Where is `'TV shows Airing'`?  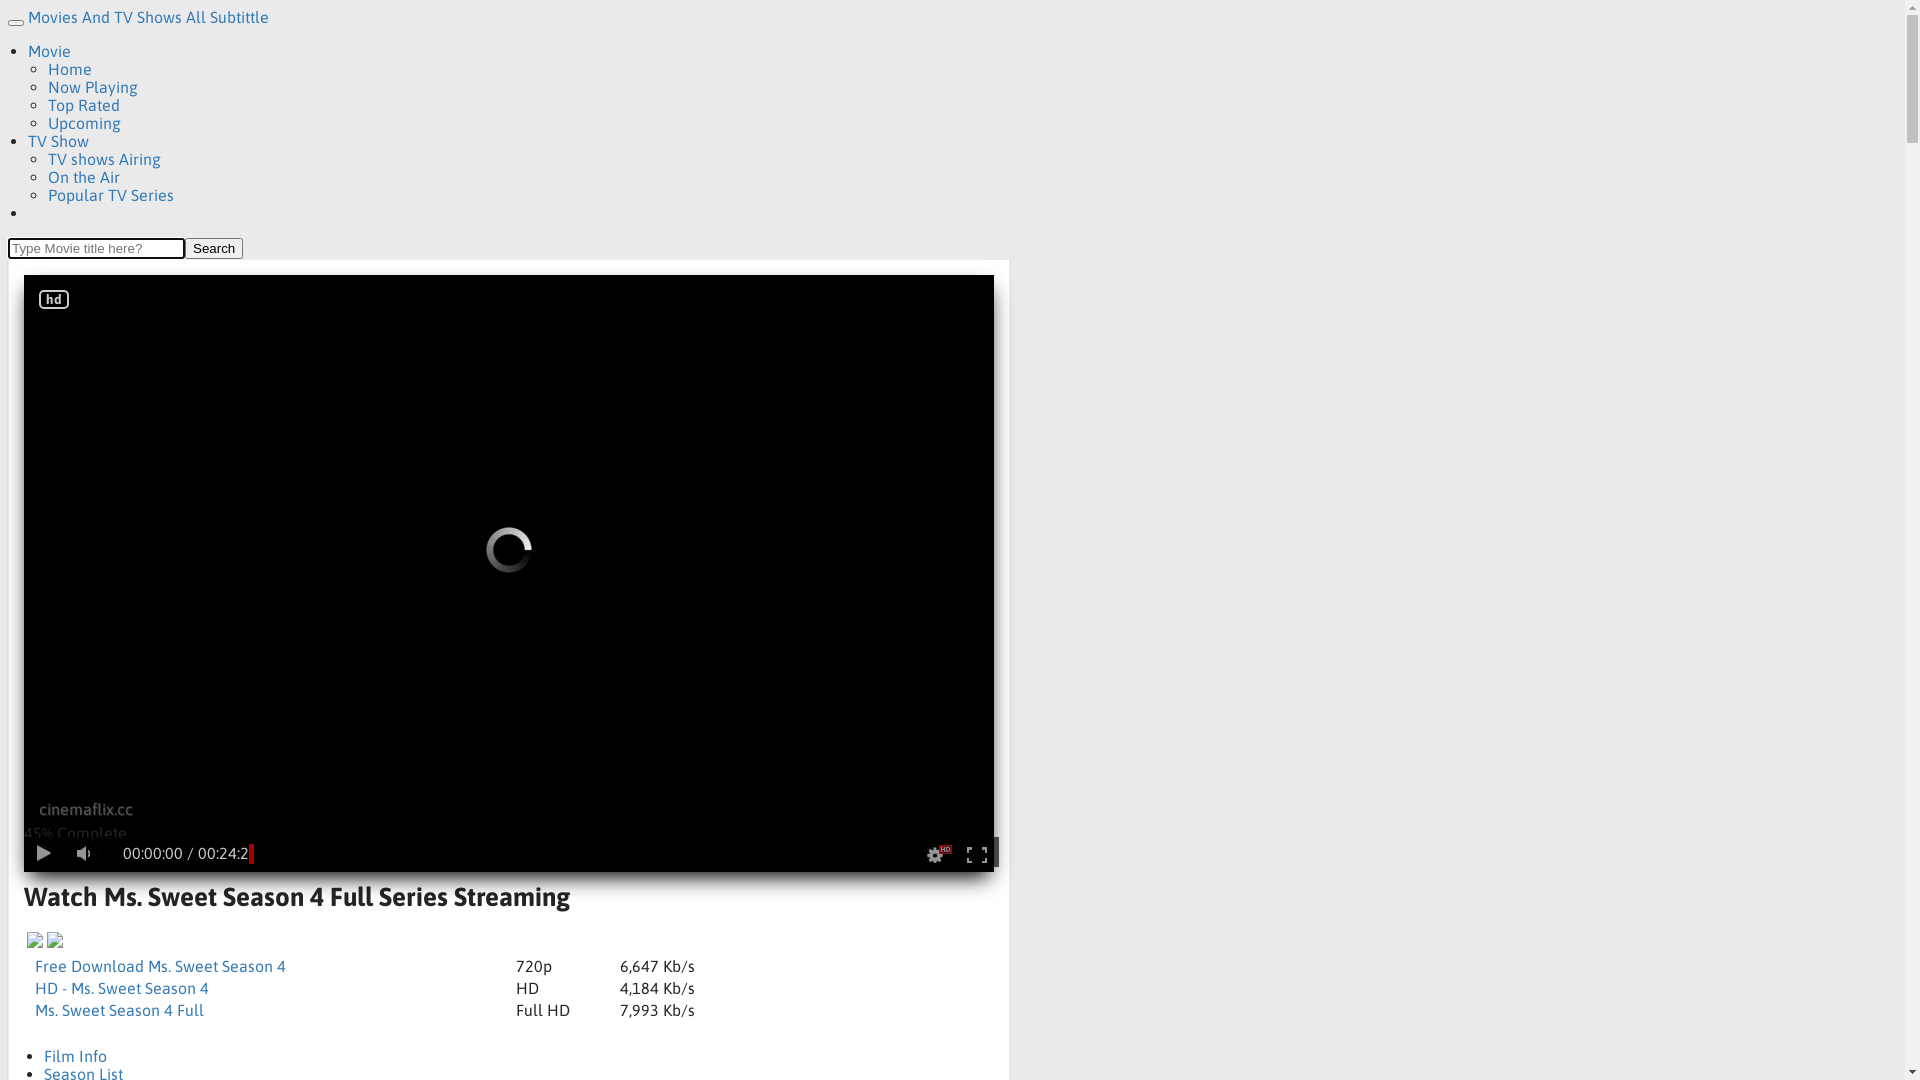
'TV shows Airing' is located at coordinates (103, 157).